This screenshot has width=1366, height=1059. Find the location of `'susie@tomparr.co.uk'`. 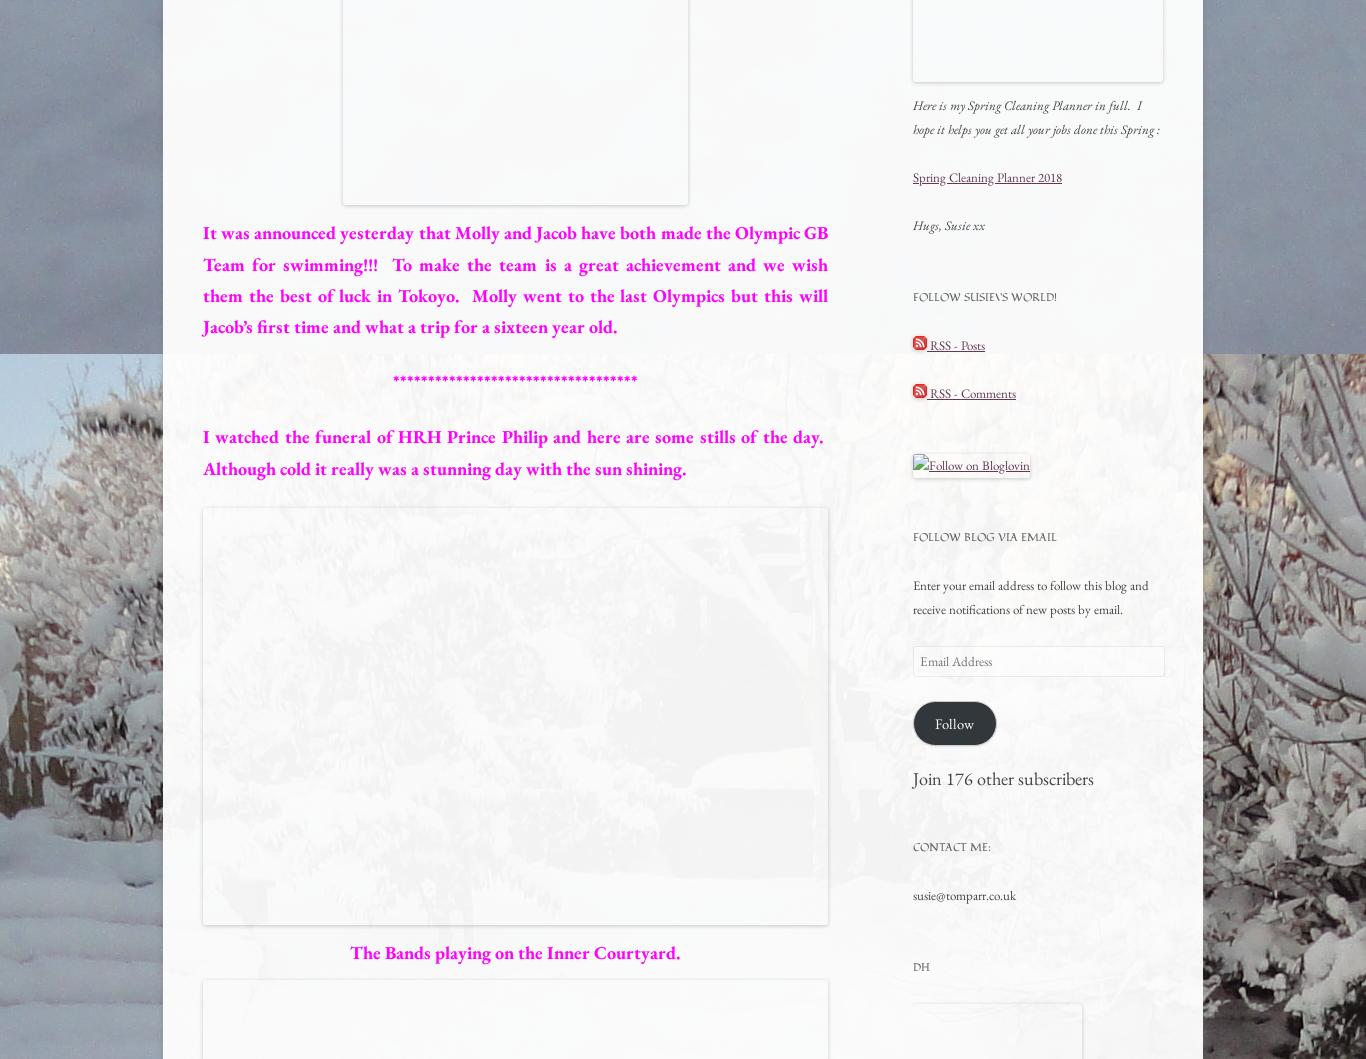

'susie@tomparr.co.uk' is located at coordinates (964, 895).